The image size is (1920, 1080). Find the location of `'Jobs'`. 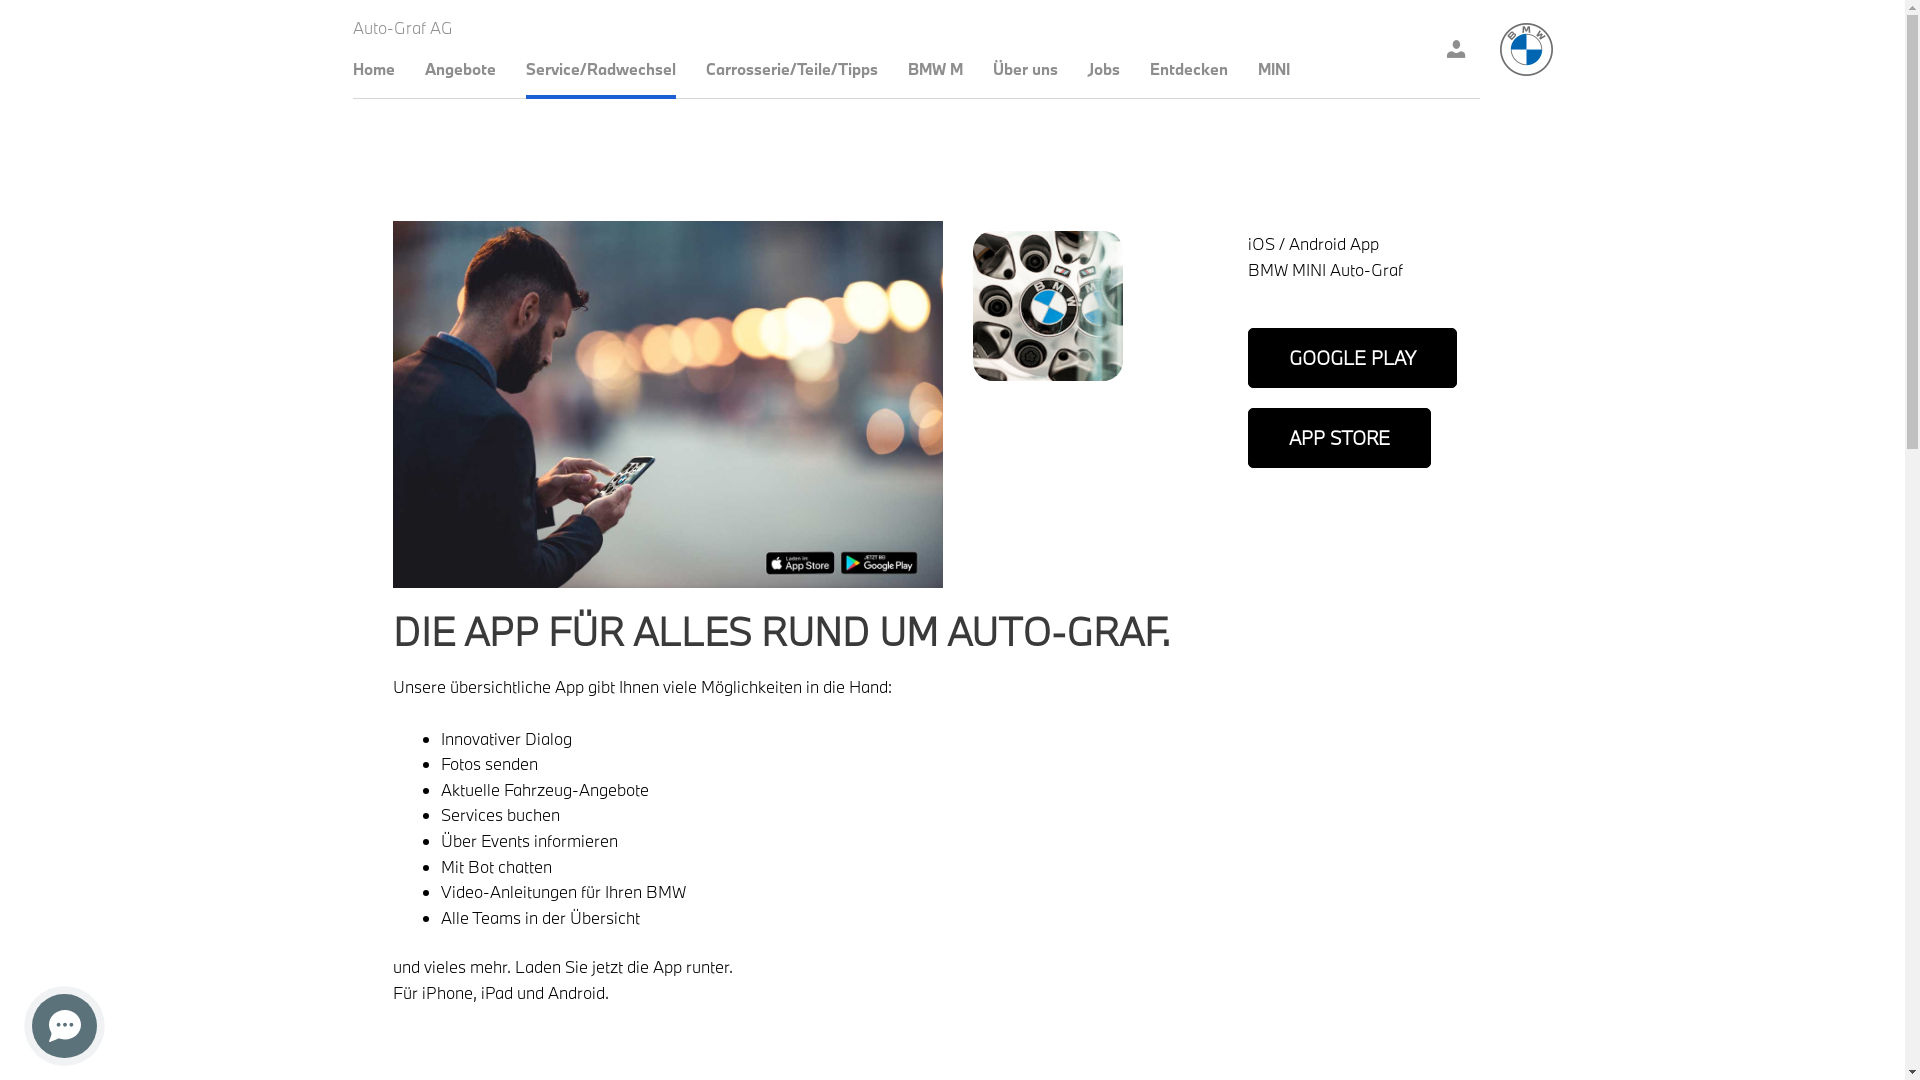

'Jobs' is located at coordinates (1103, 67).